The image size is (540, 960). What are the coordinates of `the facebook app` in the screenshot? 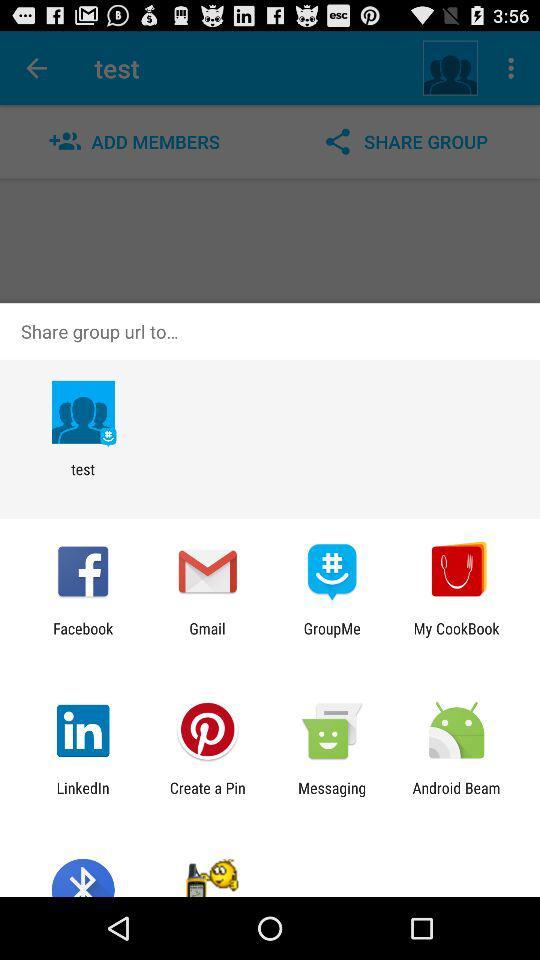 It's located at (82, 636).